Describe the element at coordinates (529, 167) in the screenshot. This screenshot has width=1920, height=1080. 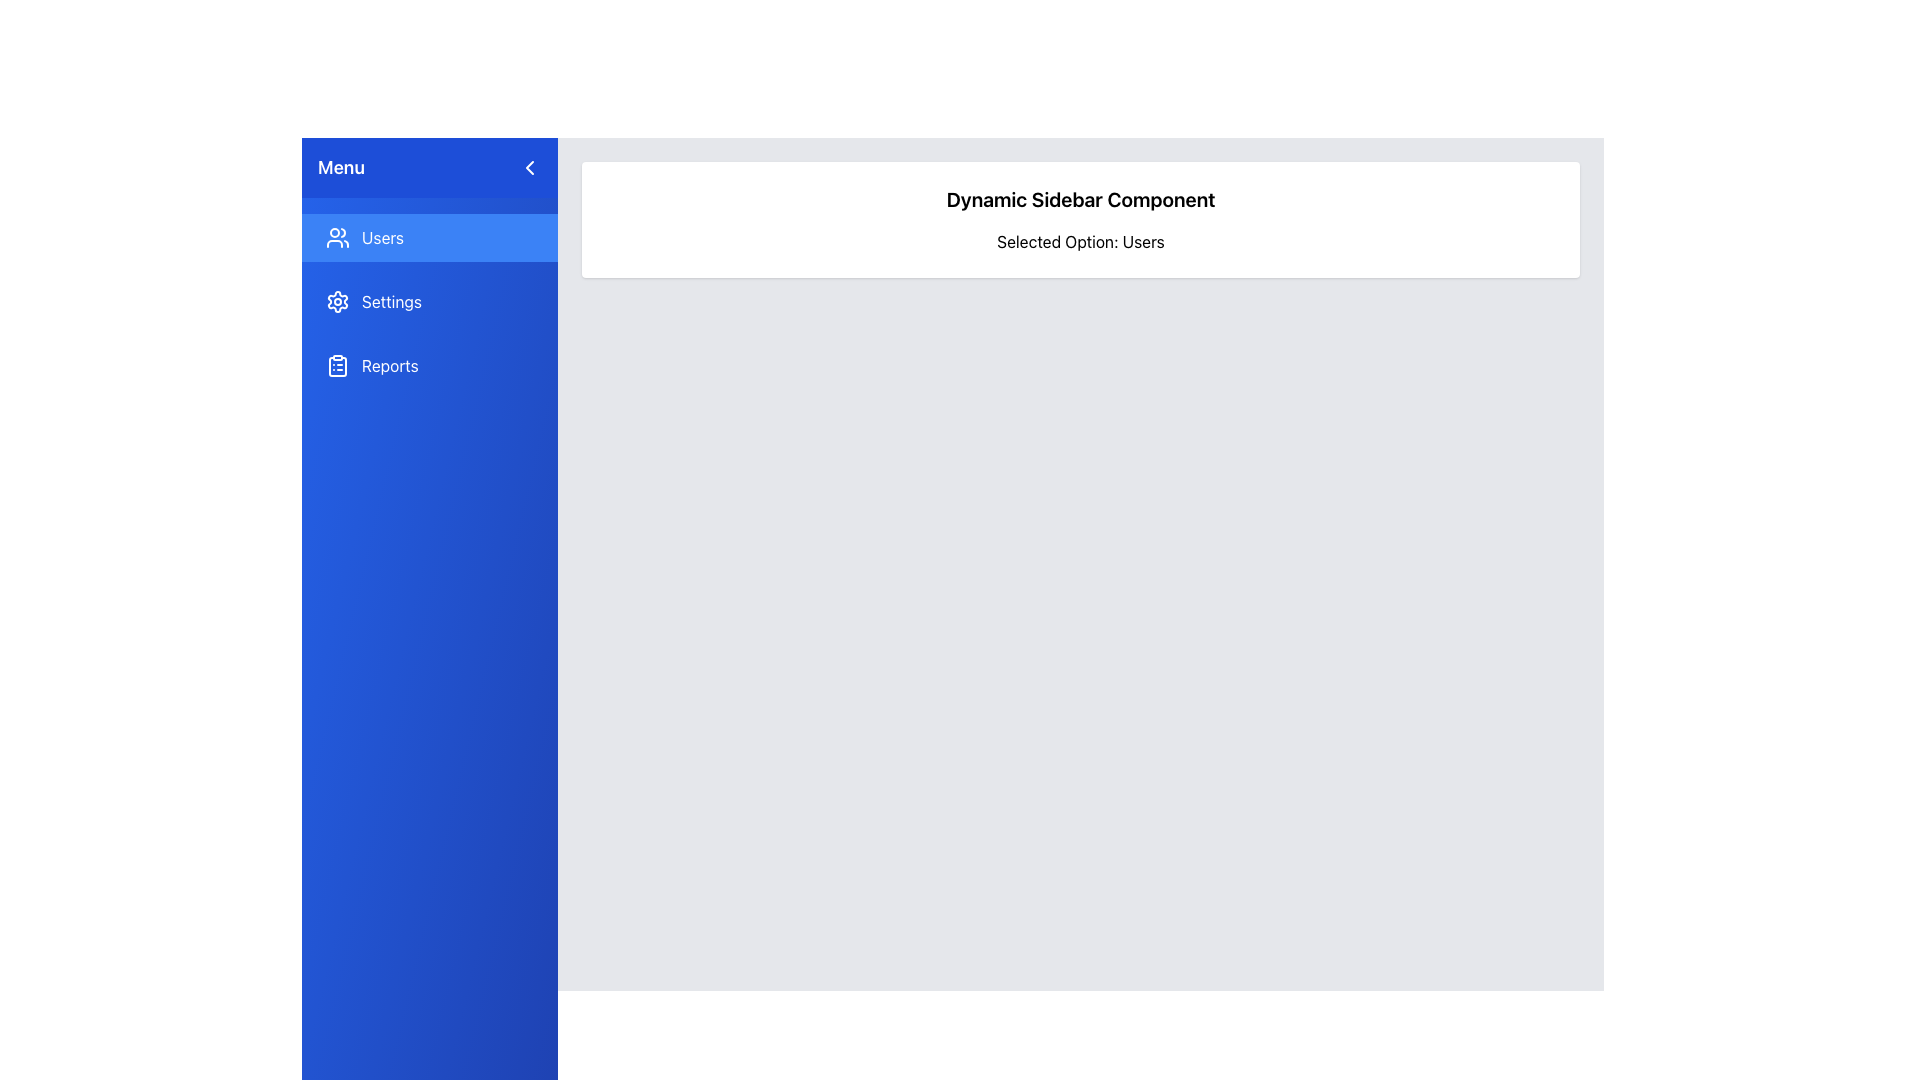
I see `the leftward-pointing chevron arrow icon located near the top of the menu section, slightly to the right of the 'Menu' label to possibly reveal a tooltip` at that location.